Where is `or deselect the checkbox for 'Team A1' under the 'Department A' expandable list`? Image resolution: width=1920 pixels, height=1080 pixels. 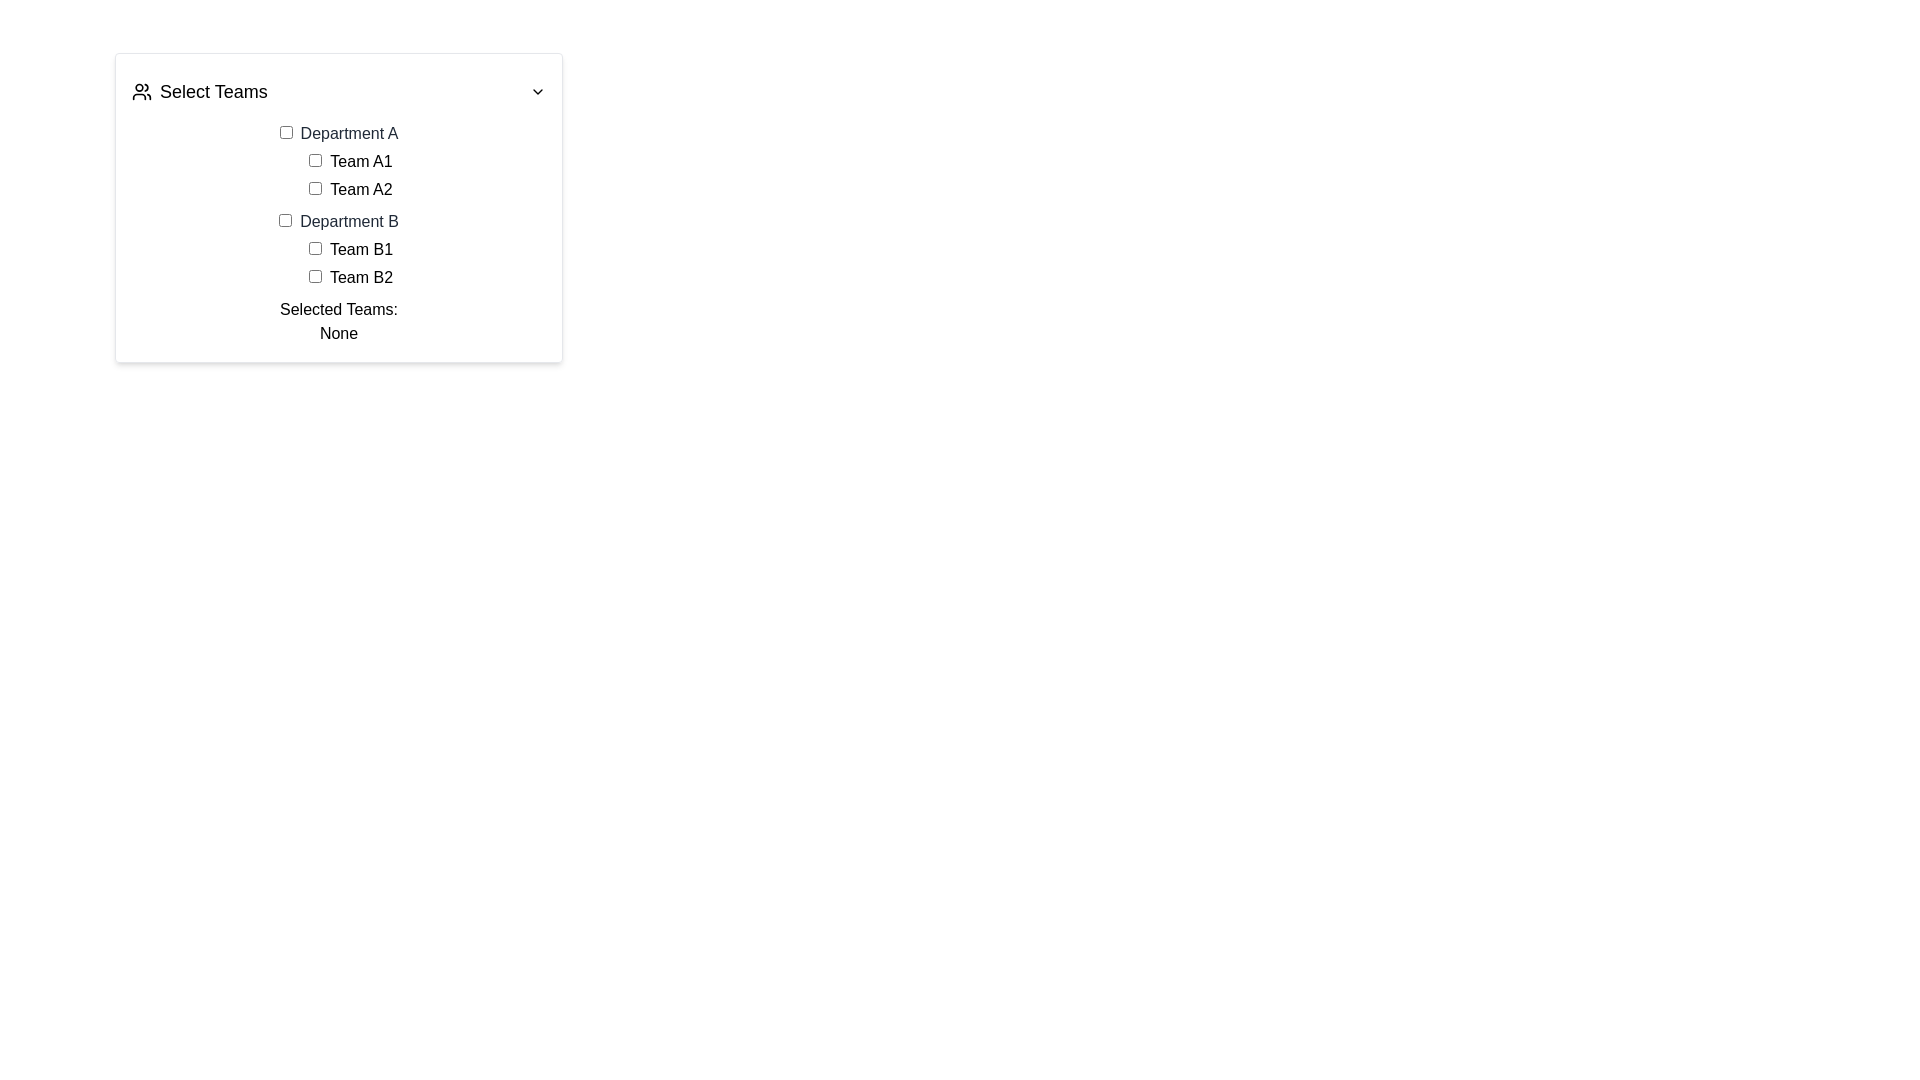
or deselect the checkbox for 'Team A1' under the 'Department A' expandable list is located at coordinates (339, 161).